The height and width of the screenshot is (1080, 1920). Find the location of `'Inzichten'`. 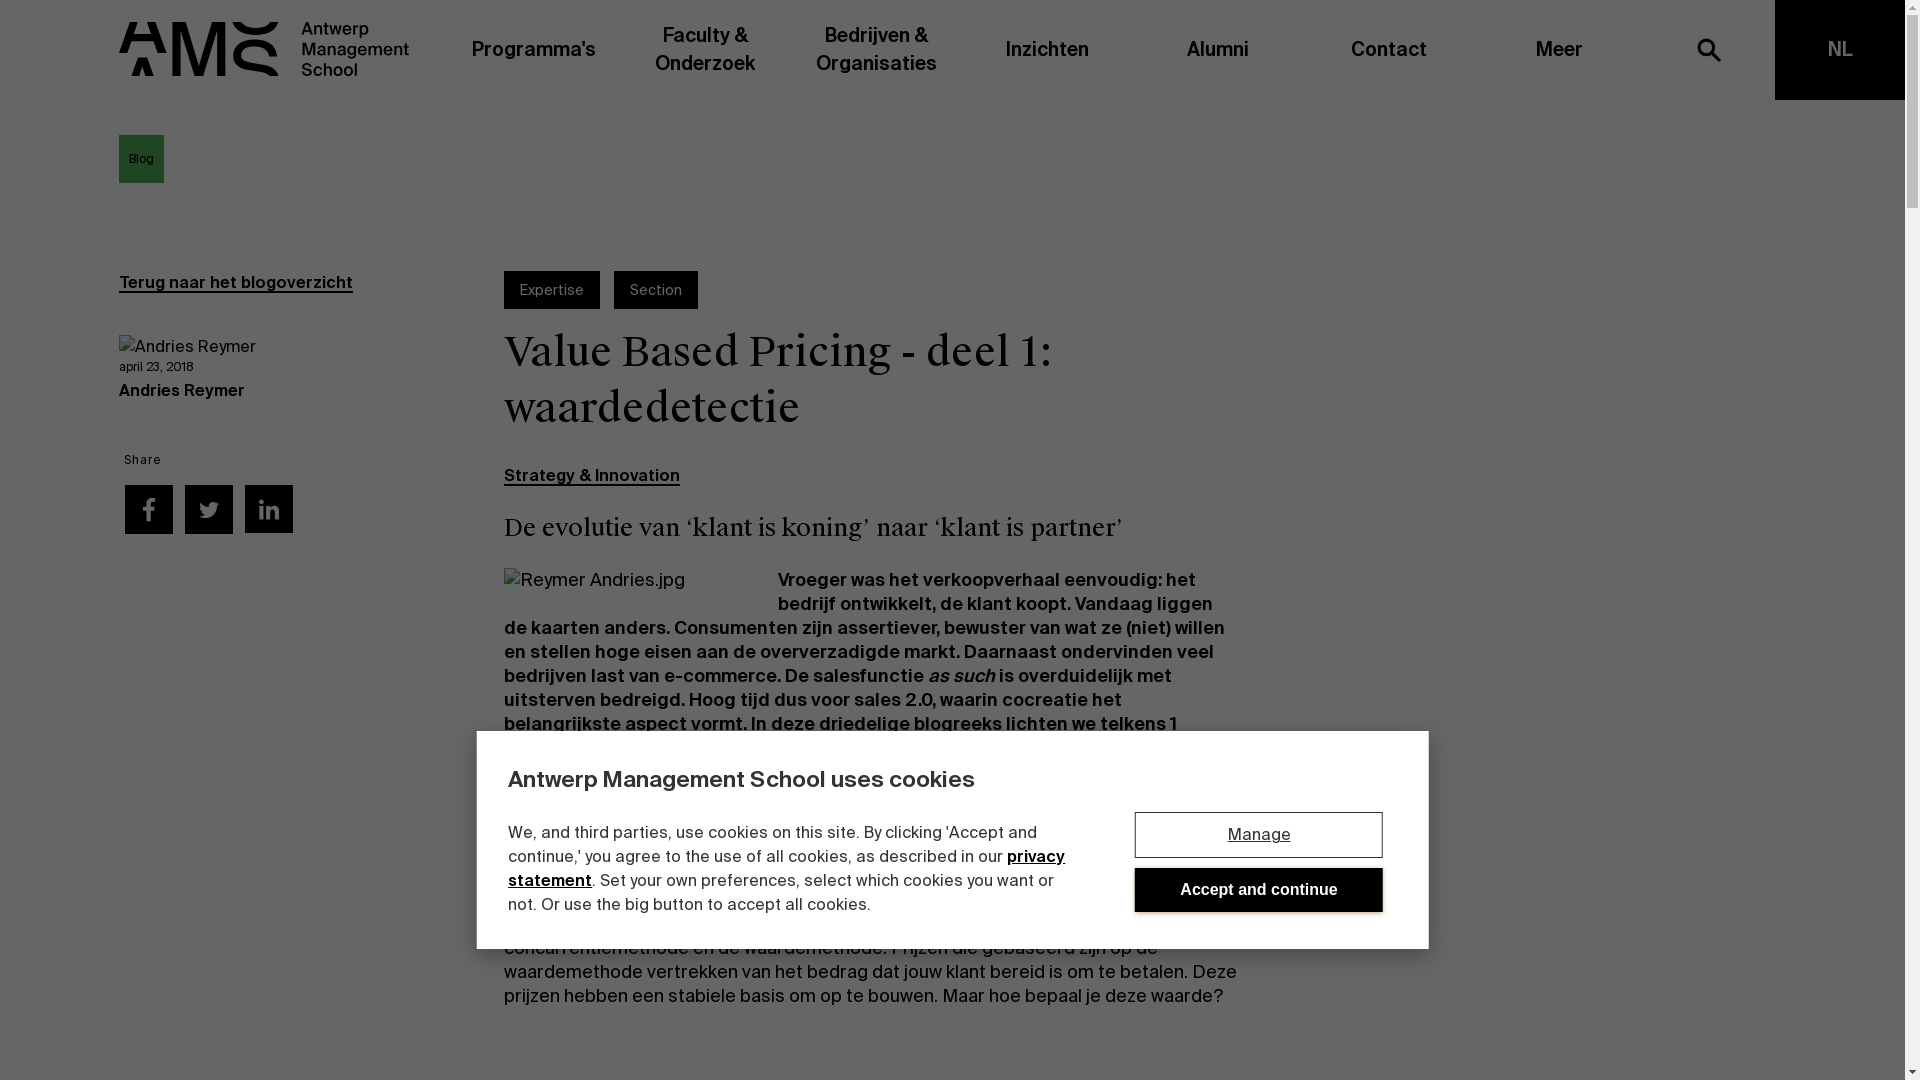

'Inzichten' is located at coordinates (961, 49).